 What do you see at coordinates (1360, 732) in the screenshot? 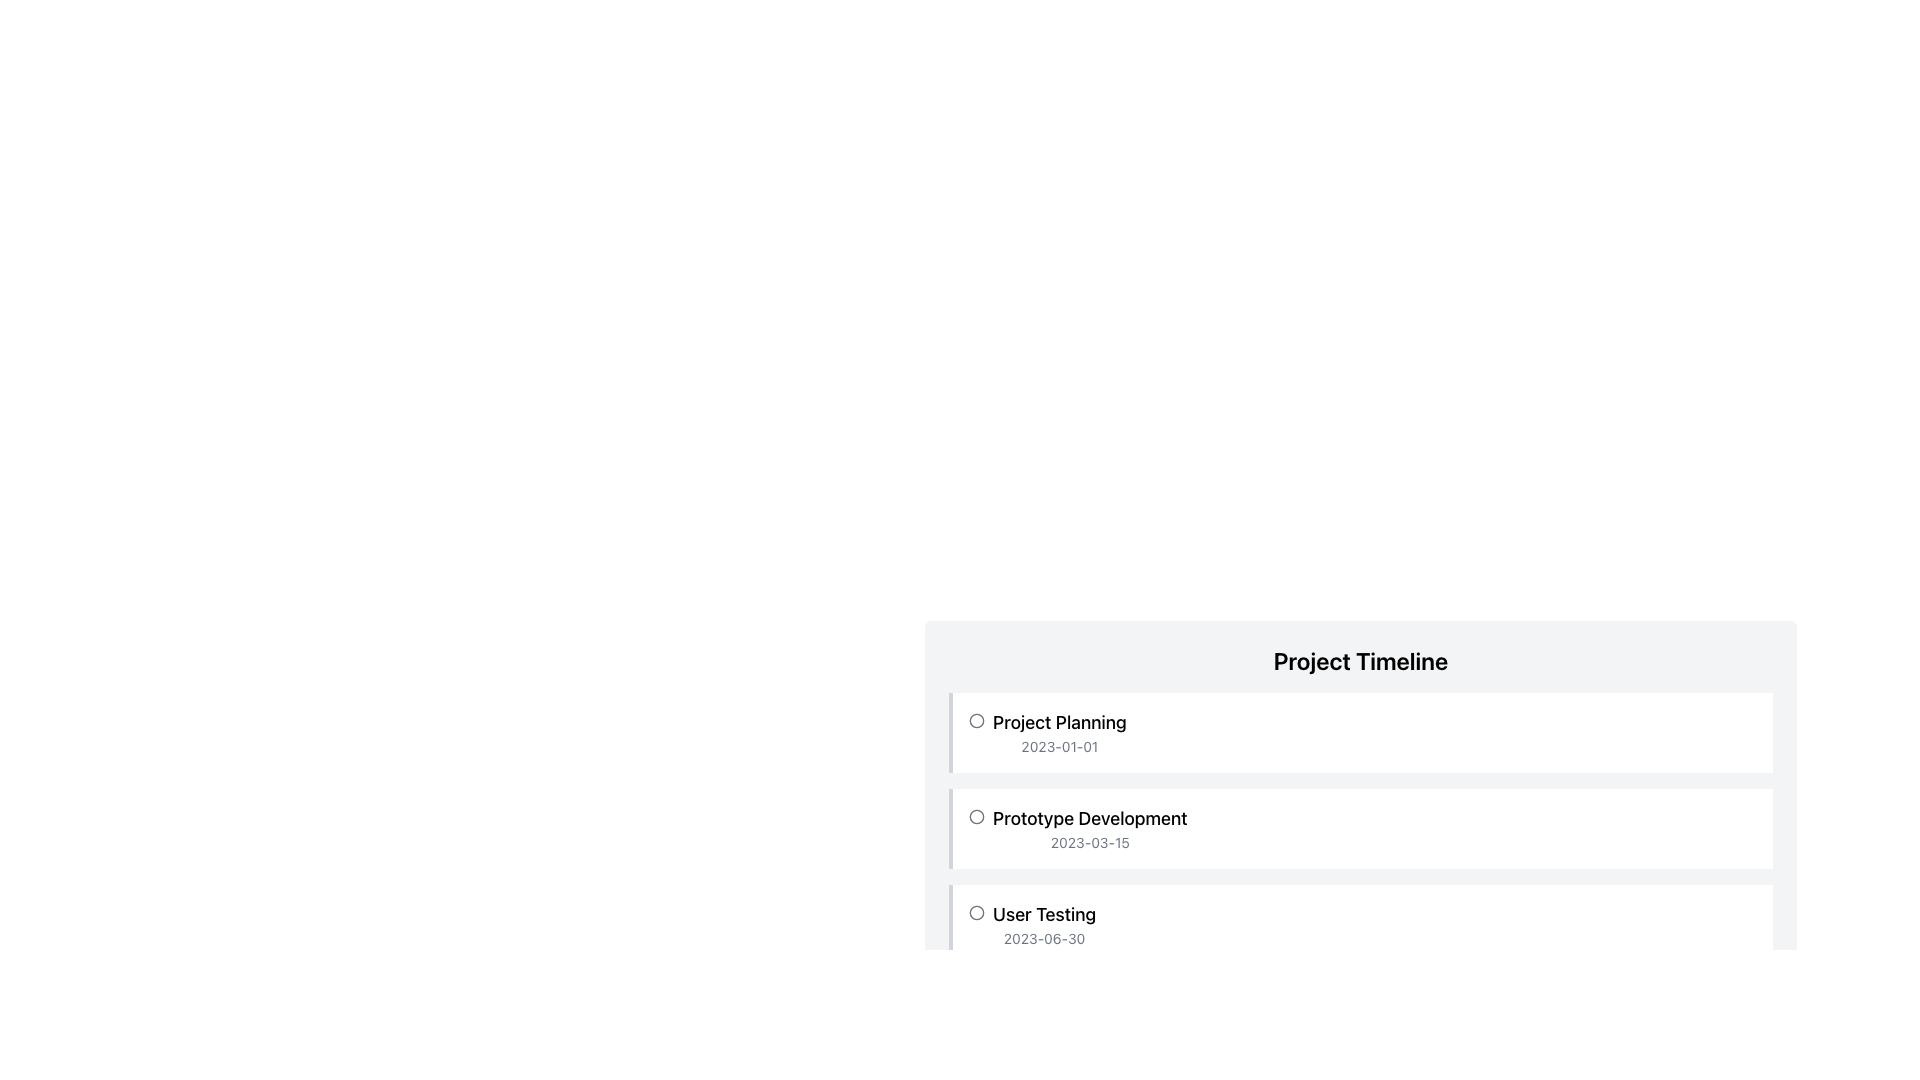
I see `the first list item titled 'Project Planning'` at bounding box center [1360, 732].